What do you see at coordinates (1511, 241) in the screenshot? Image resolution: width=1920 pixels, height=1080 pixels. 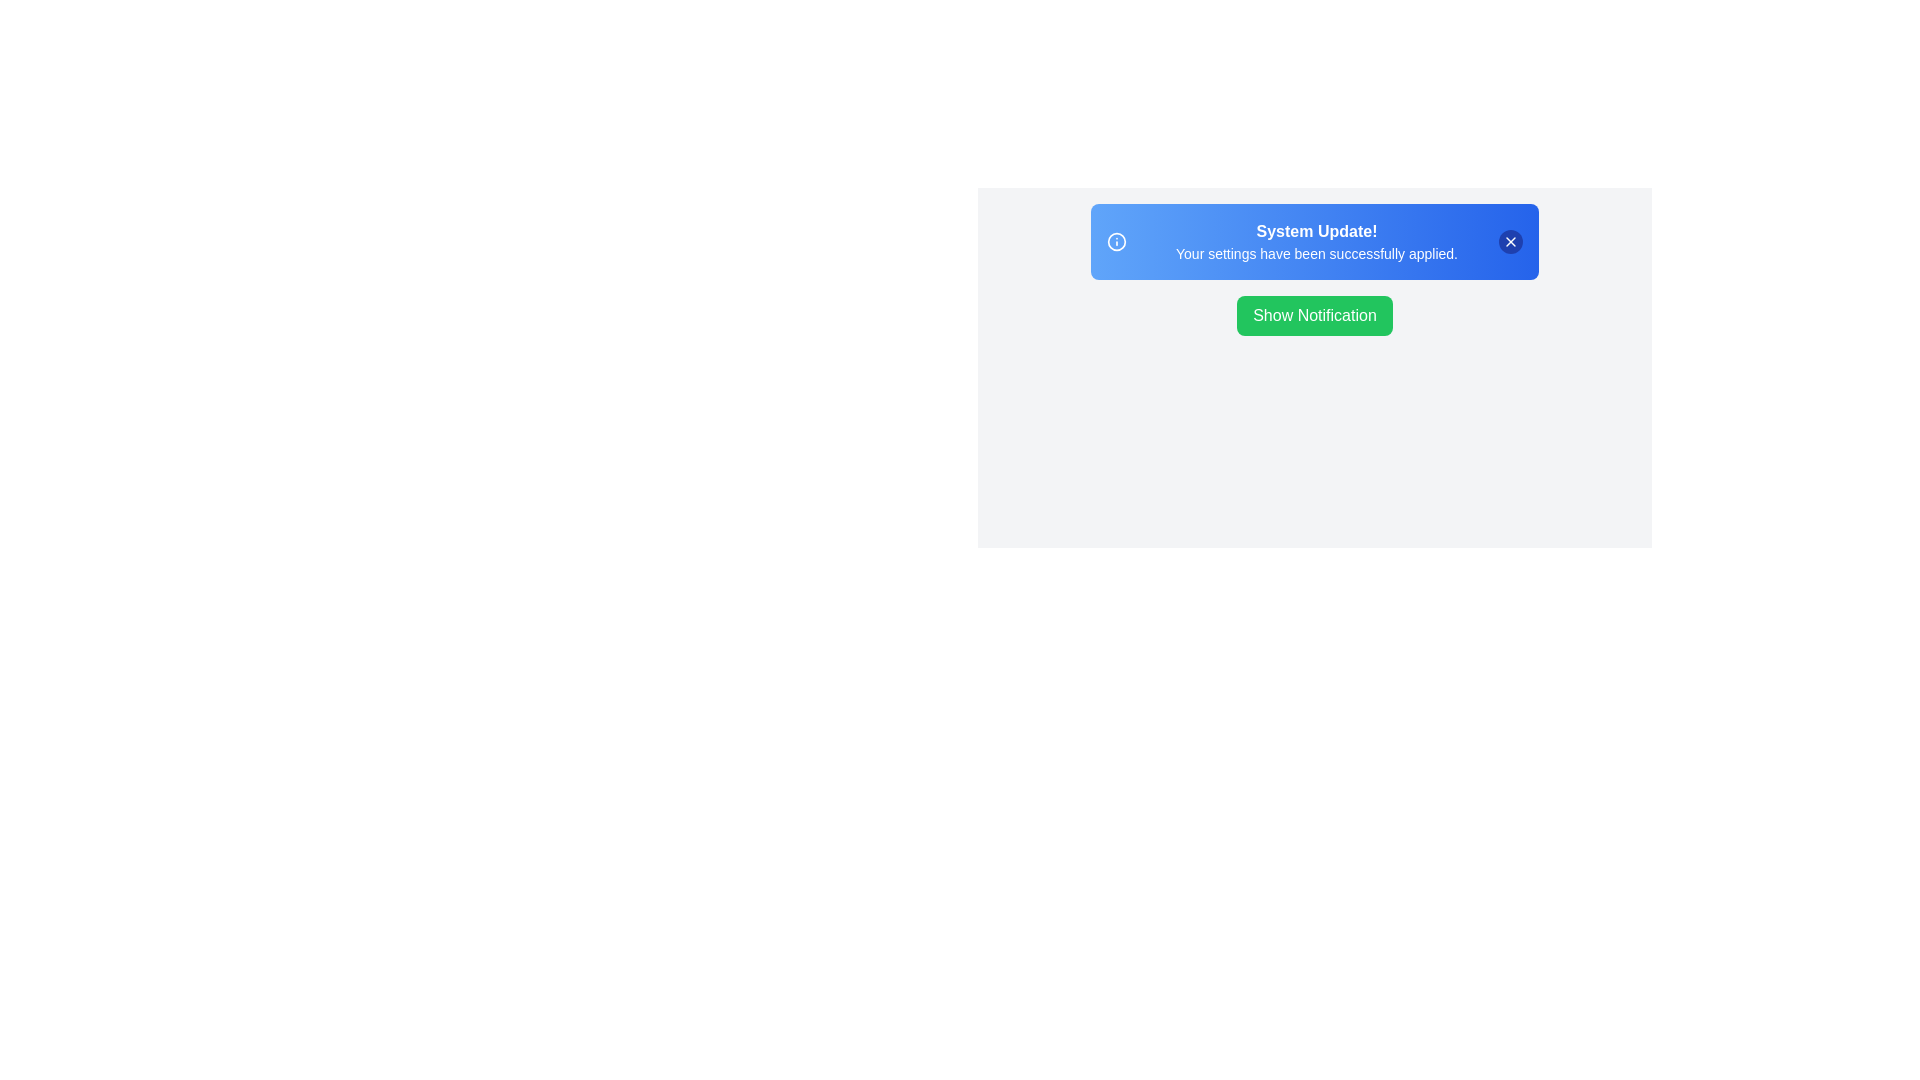 I see `the close button of the snackbar notification` at bounding box center [1511, 241].